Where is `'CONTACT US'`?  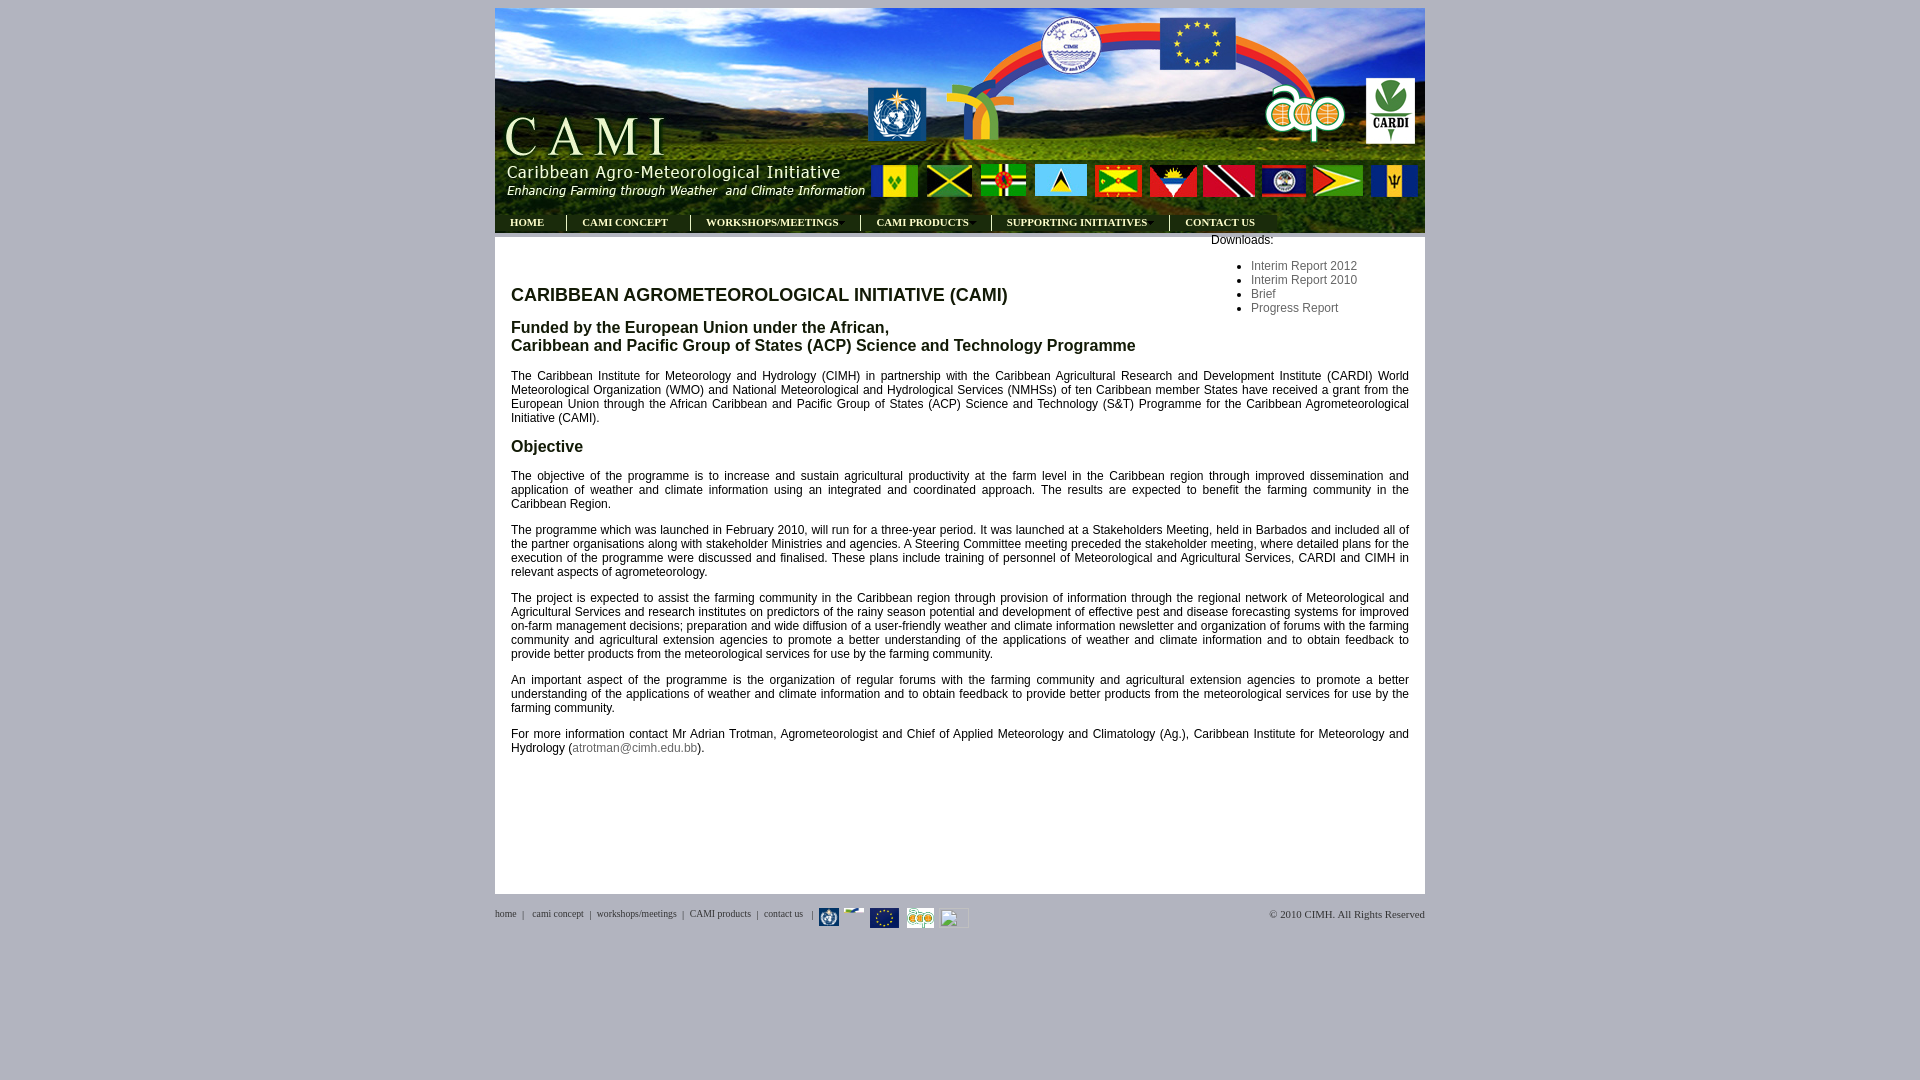
'CONTACT US' is located at coordinates (1169, 222).